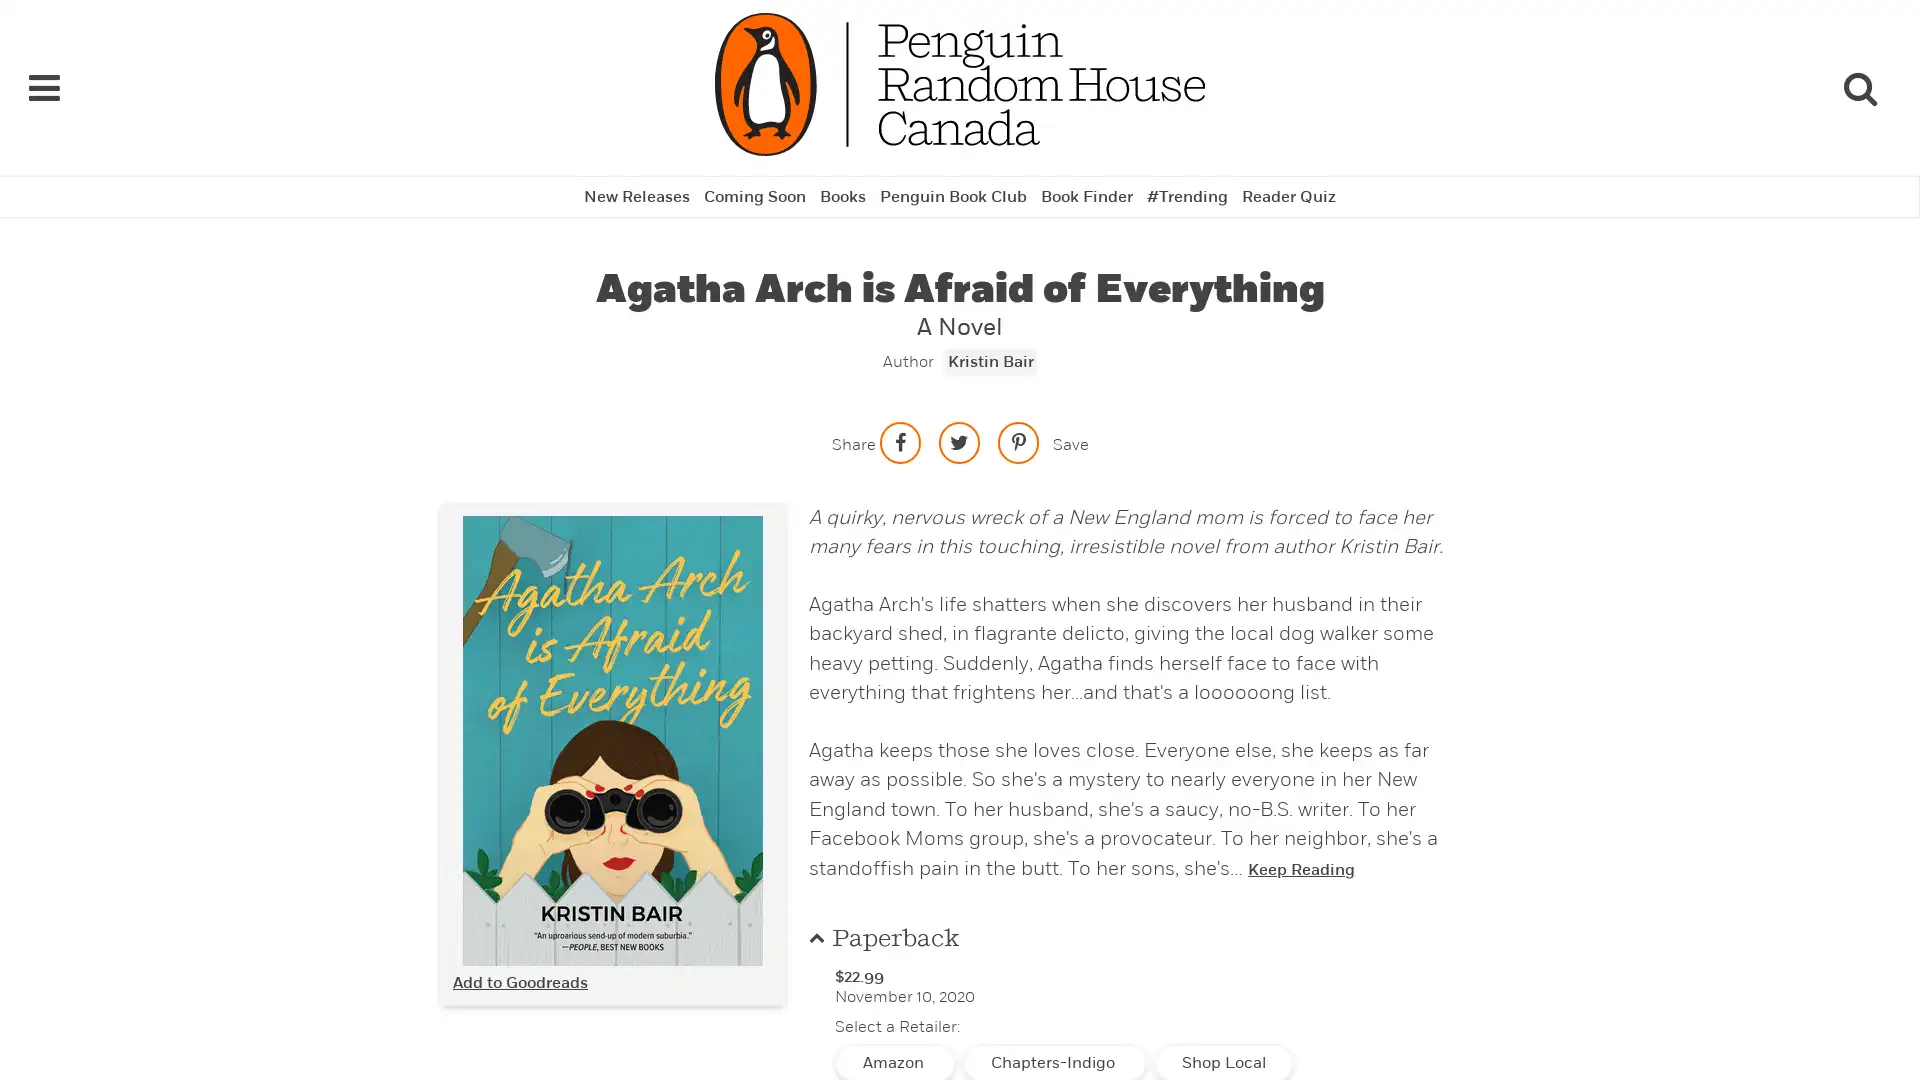  Describe the element at coordinates (1138, 870) in the screenshot. I see `Paperback` at that location.